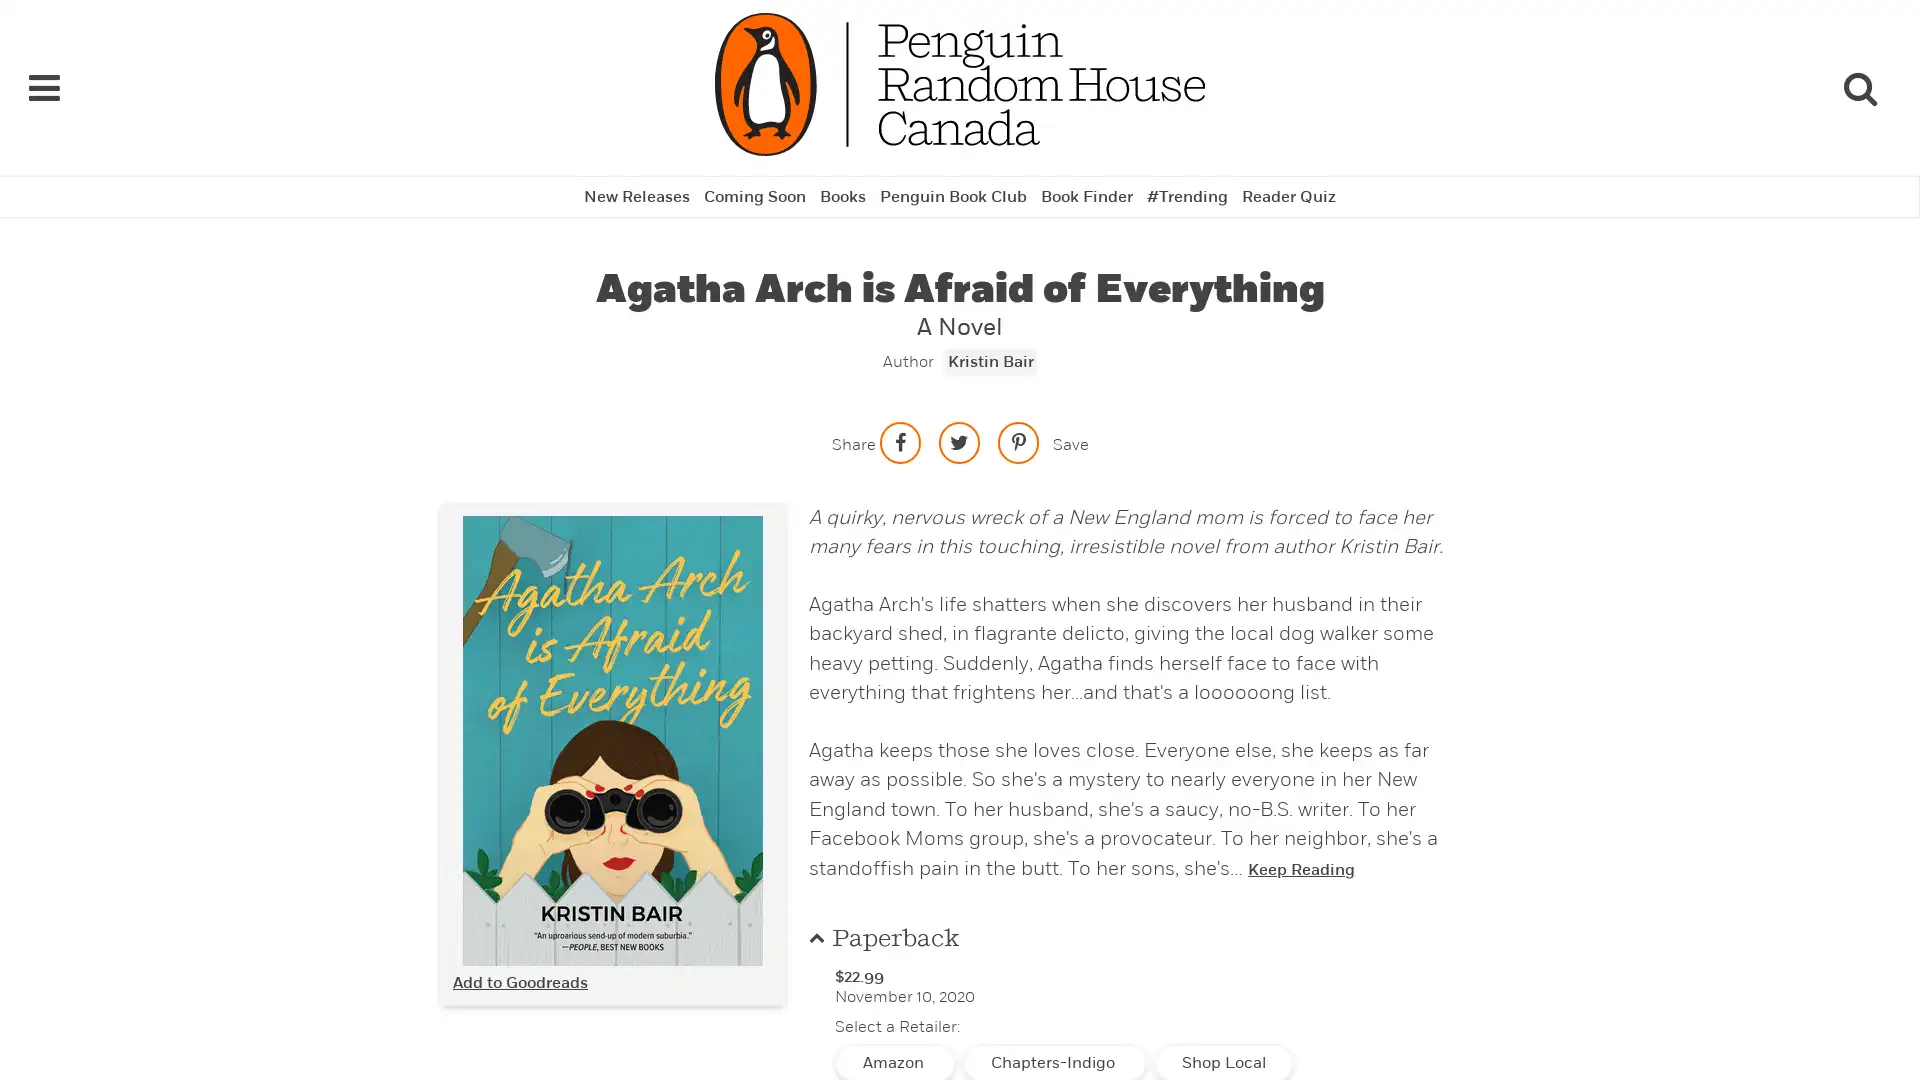  Describe the element at coordinates (1138, 870) in the screenshot. I see `Paperback` at that location.